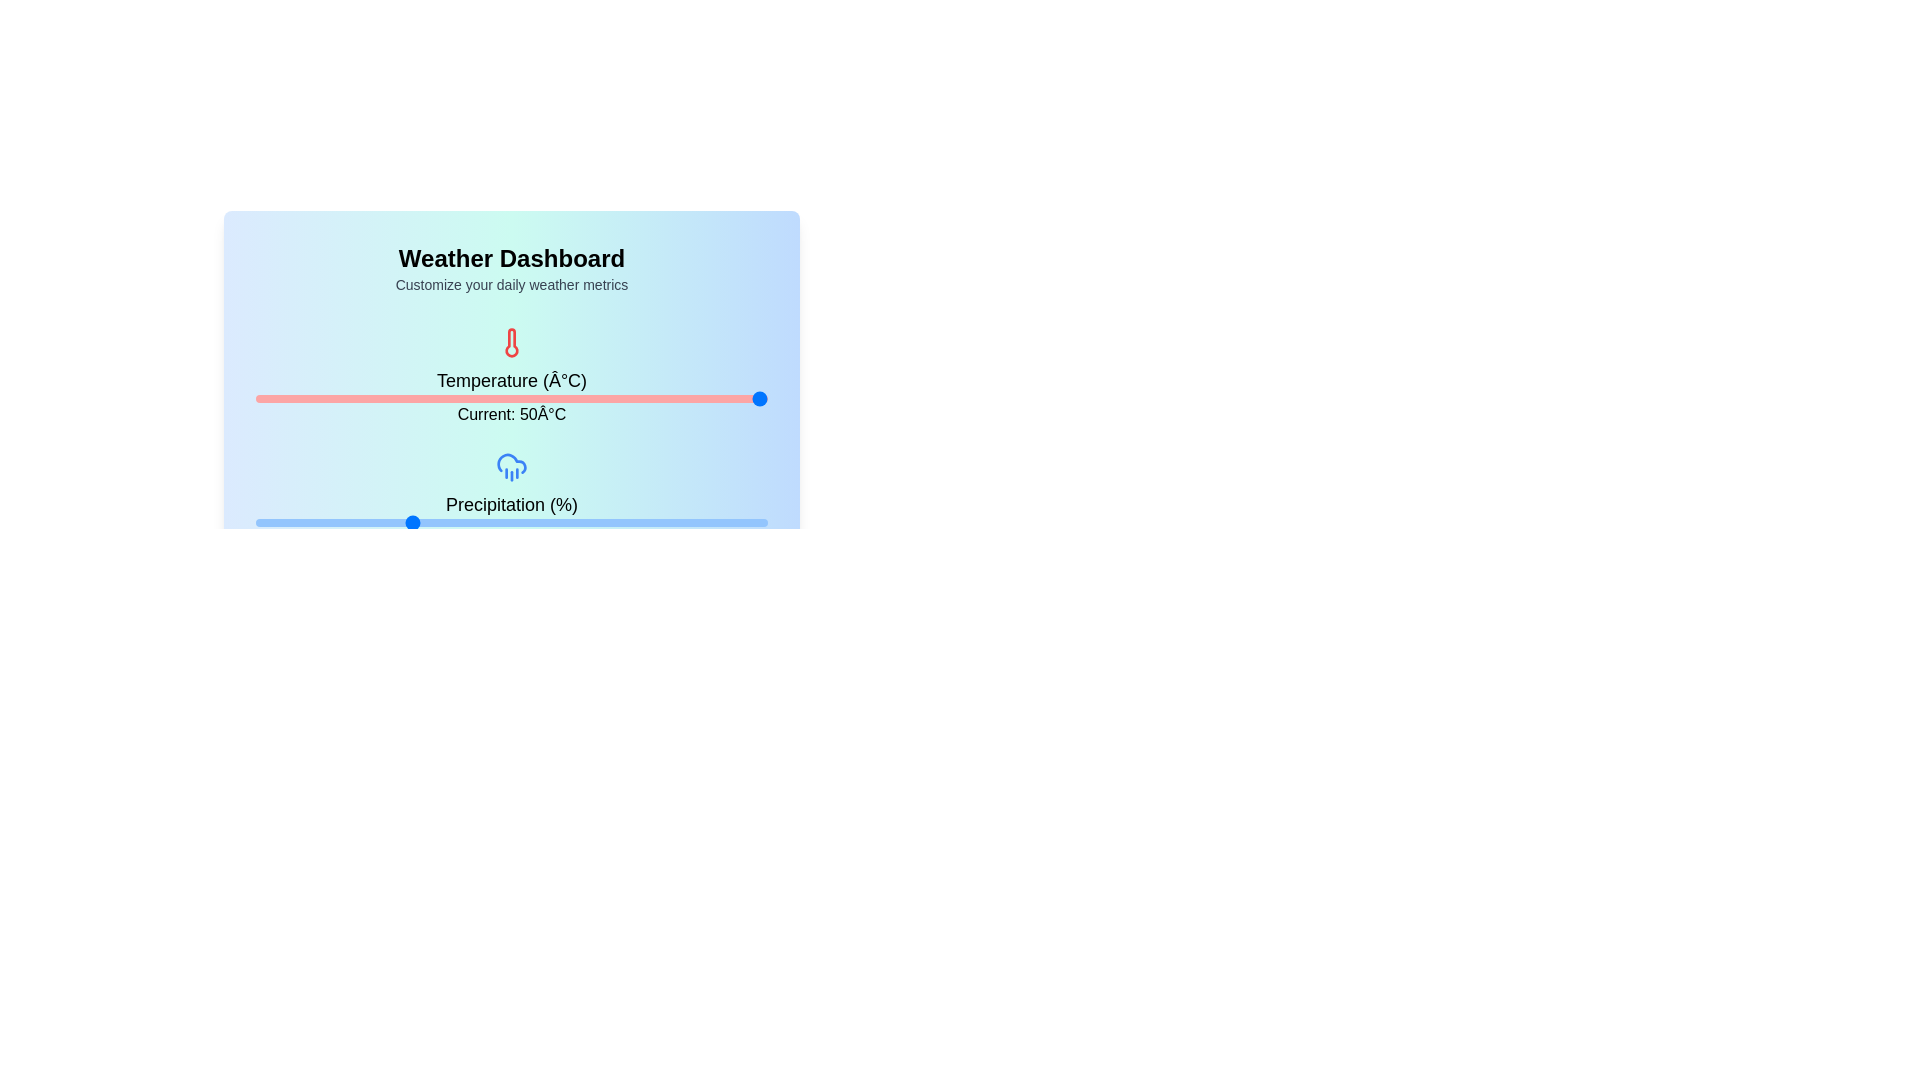 This screenshot has width=1920, height=1080. Describe the element at coordinates (512, 466) in the screenshot. I see `the Decorative SVG cloud icon with raindrops that is part of the weather-related visualization, located above the 'Precipitation (%)' label` at that location.